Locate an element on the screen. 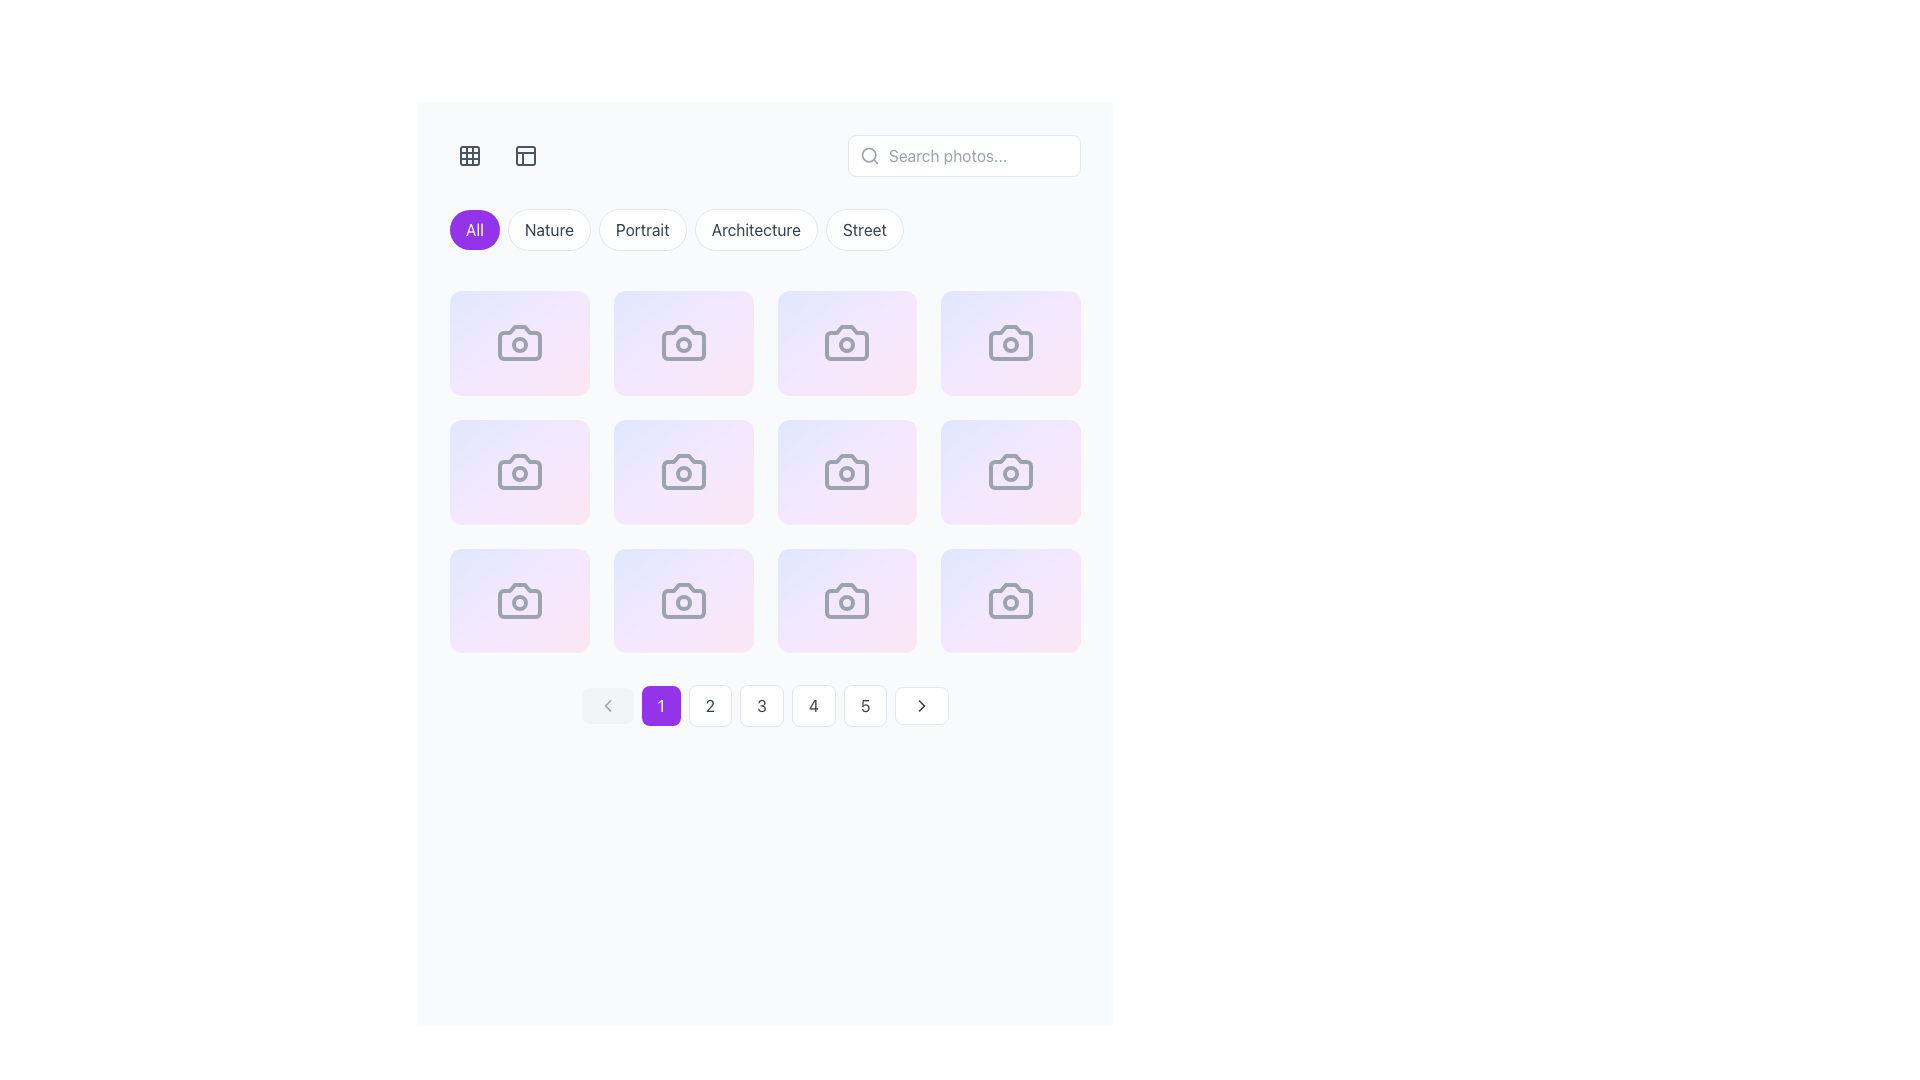 This screenshot has width=1920, height=1080. the fourth button in the pagination control is located at coordinates (813, 705).